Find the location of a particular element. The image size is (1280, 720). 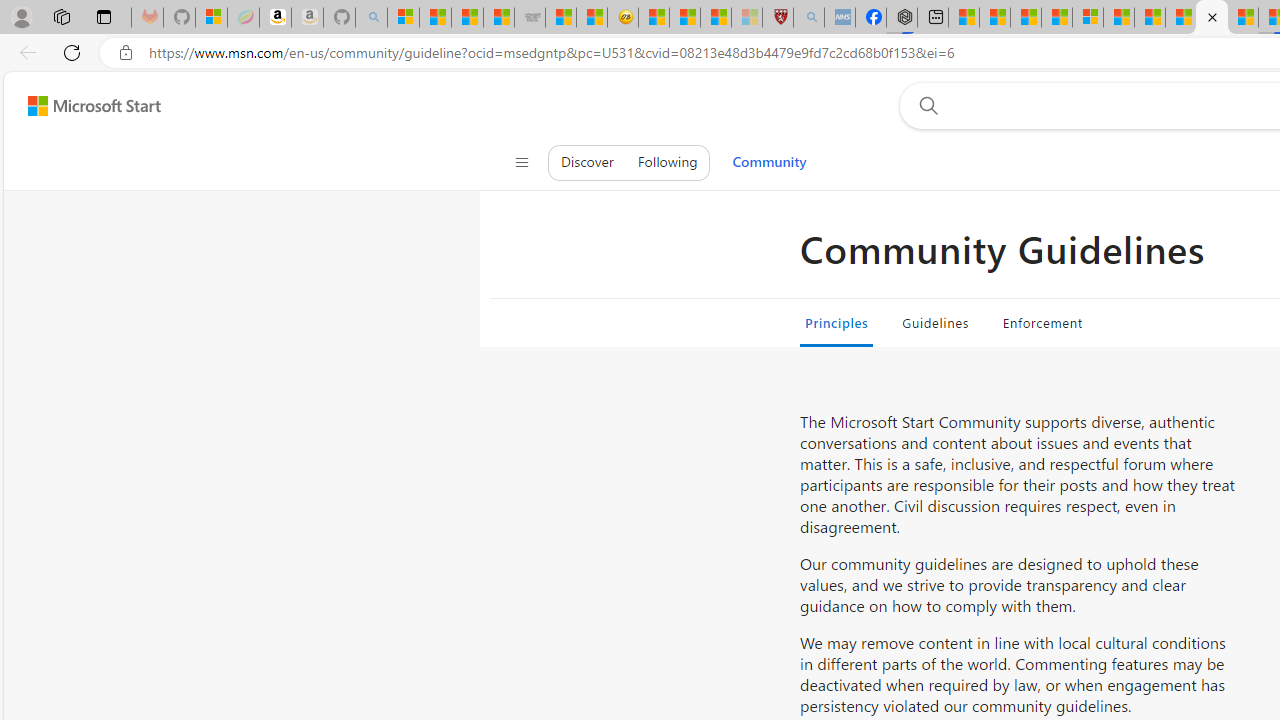

'Refresh' is located at coordinates (72, 51).